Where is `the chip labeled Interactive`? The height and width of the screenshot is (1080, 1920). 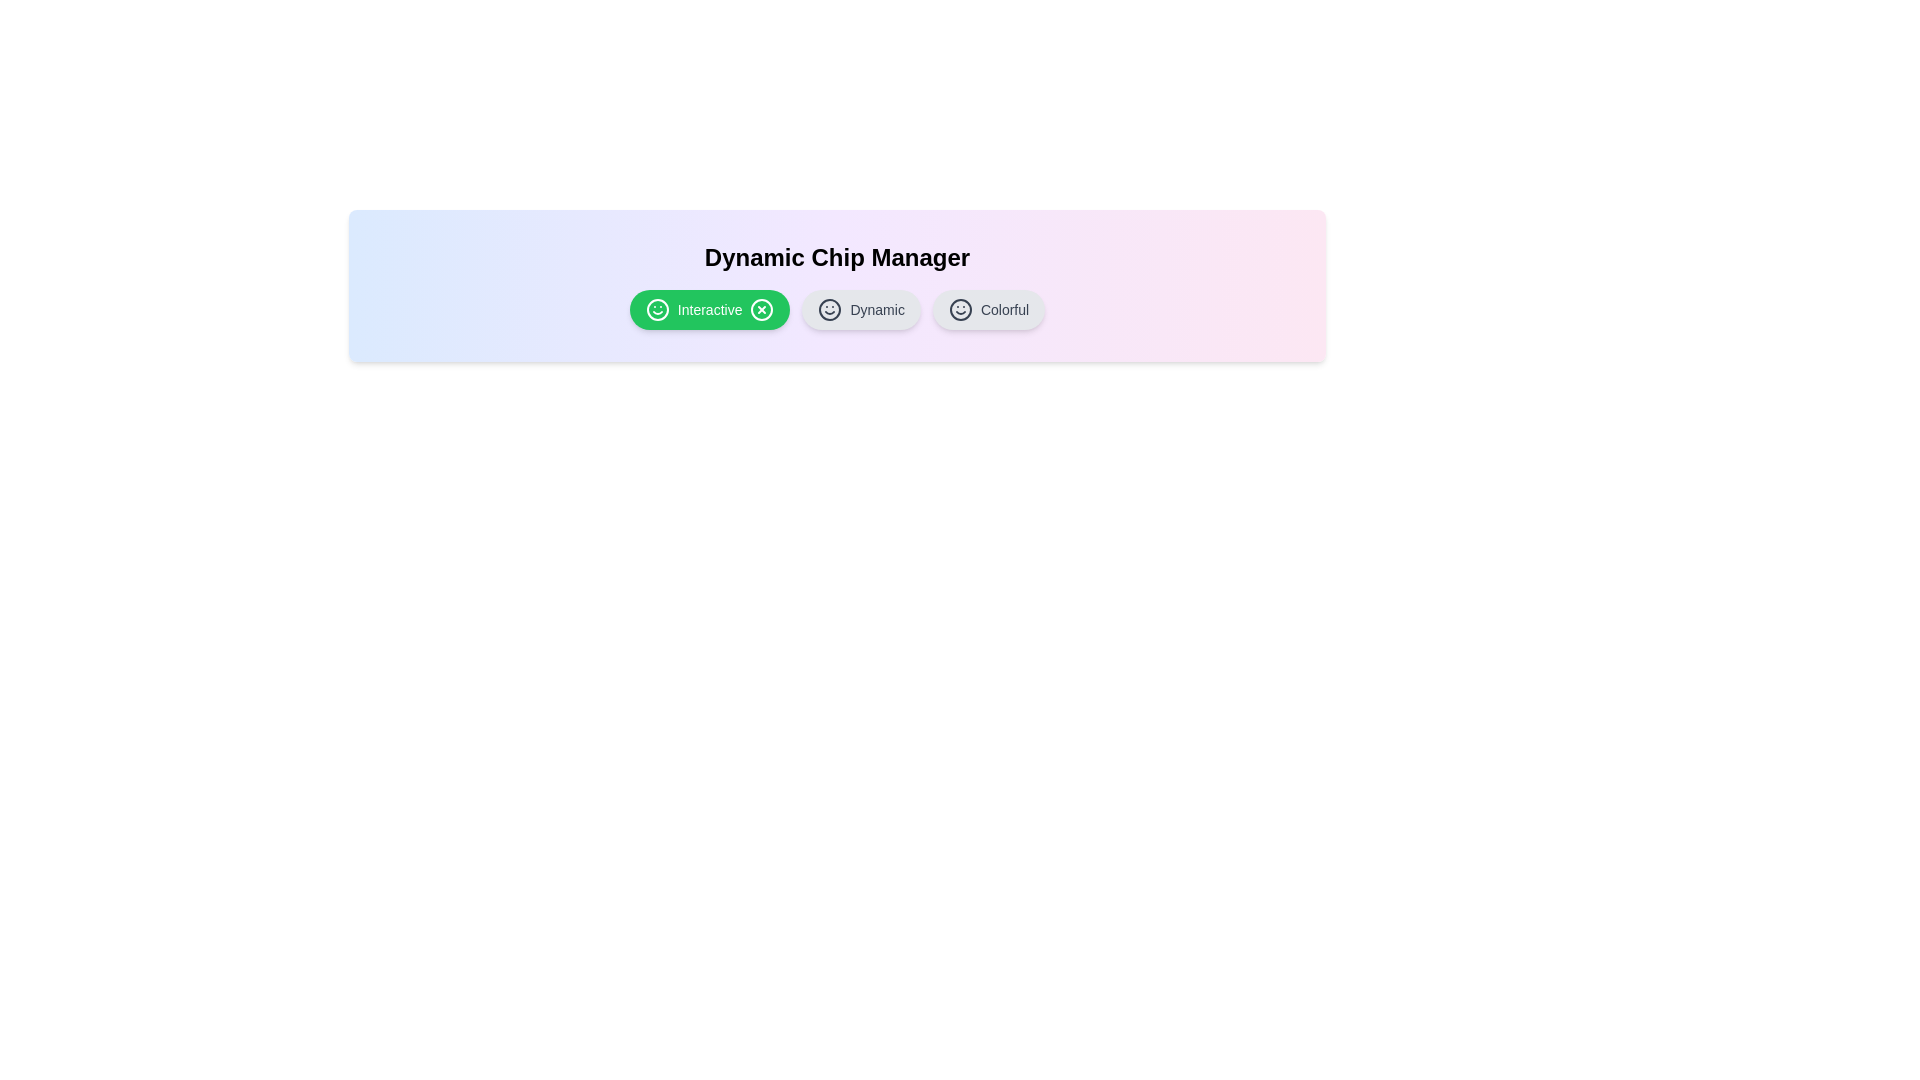 the chip labeled Interactive is located at coordinates (710, 309).